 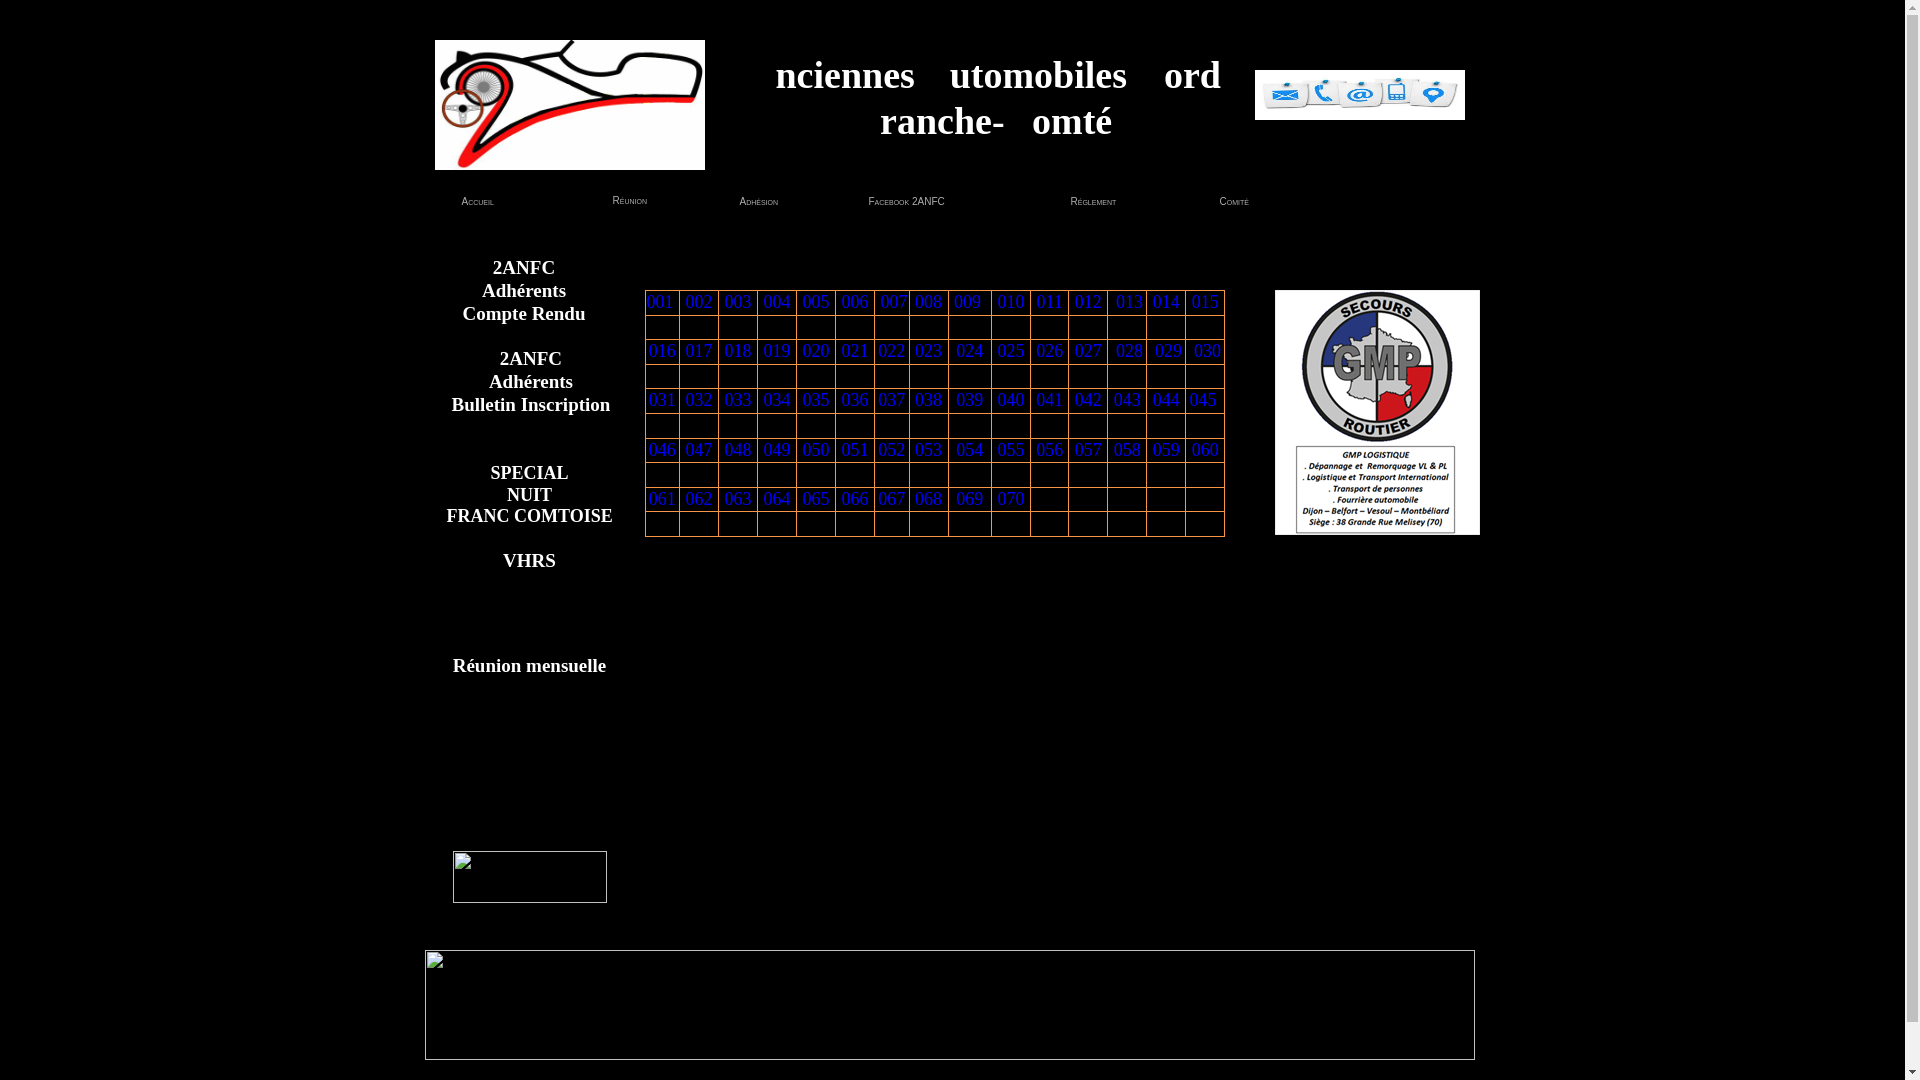 What do you see at coordinates (927, 350) in the screenshot?
I see `'023'` at bounding box center [927, 350].